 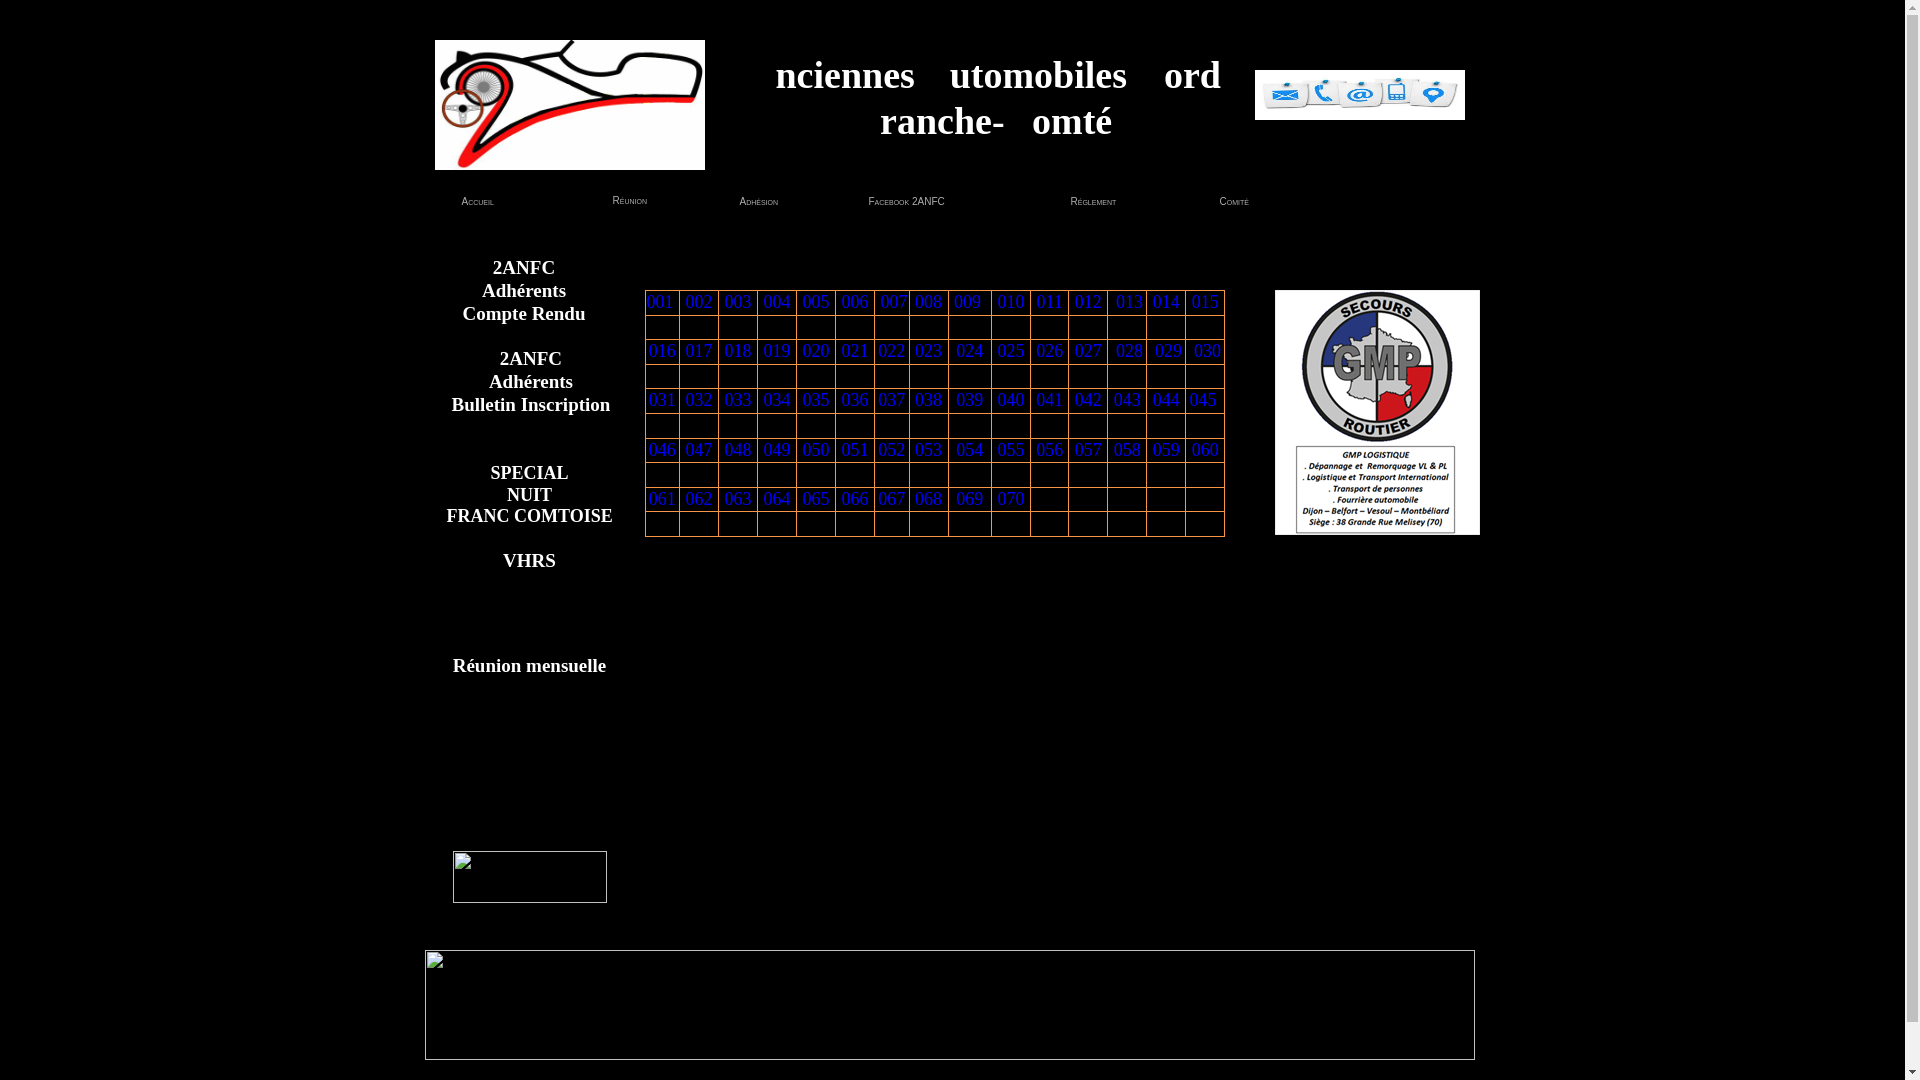 What do you see at coordinates (927, 350) in the screenshot?
I see `'023'` at bounding box center [927, 350].